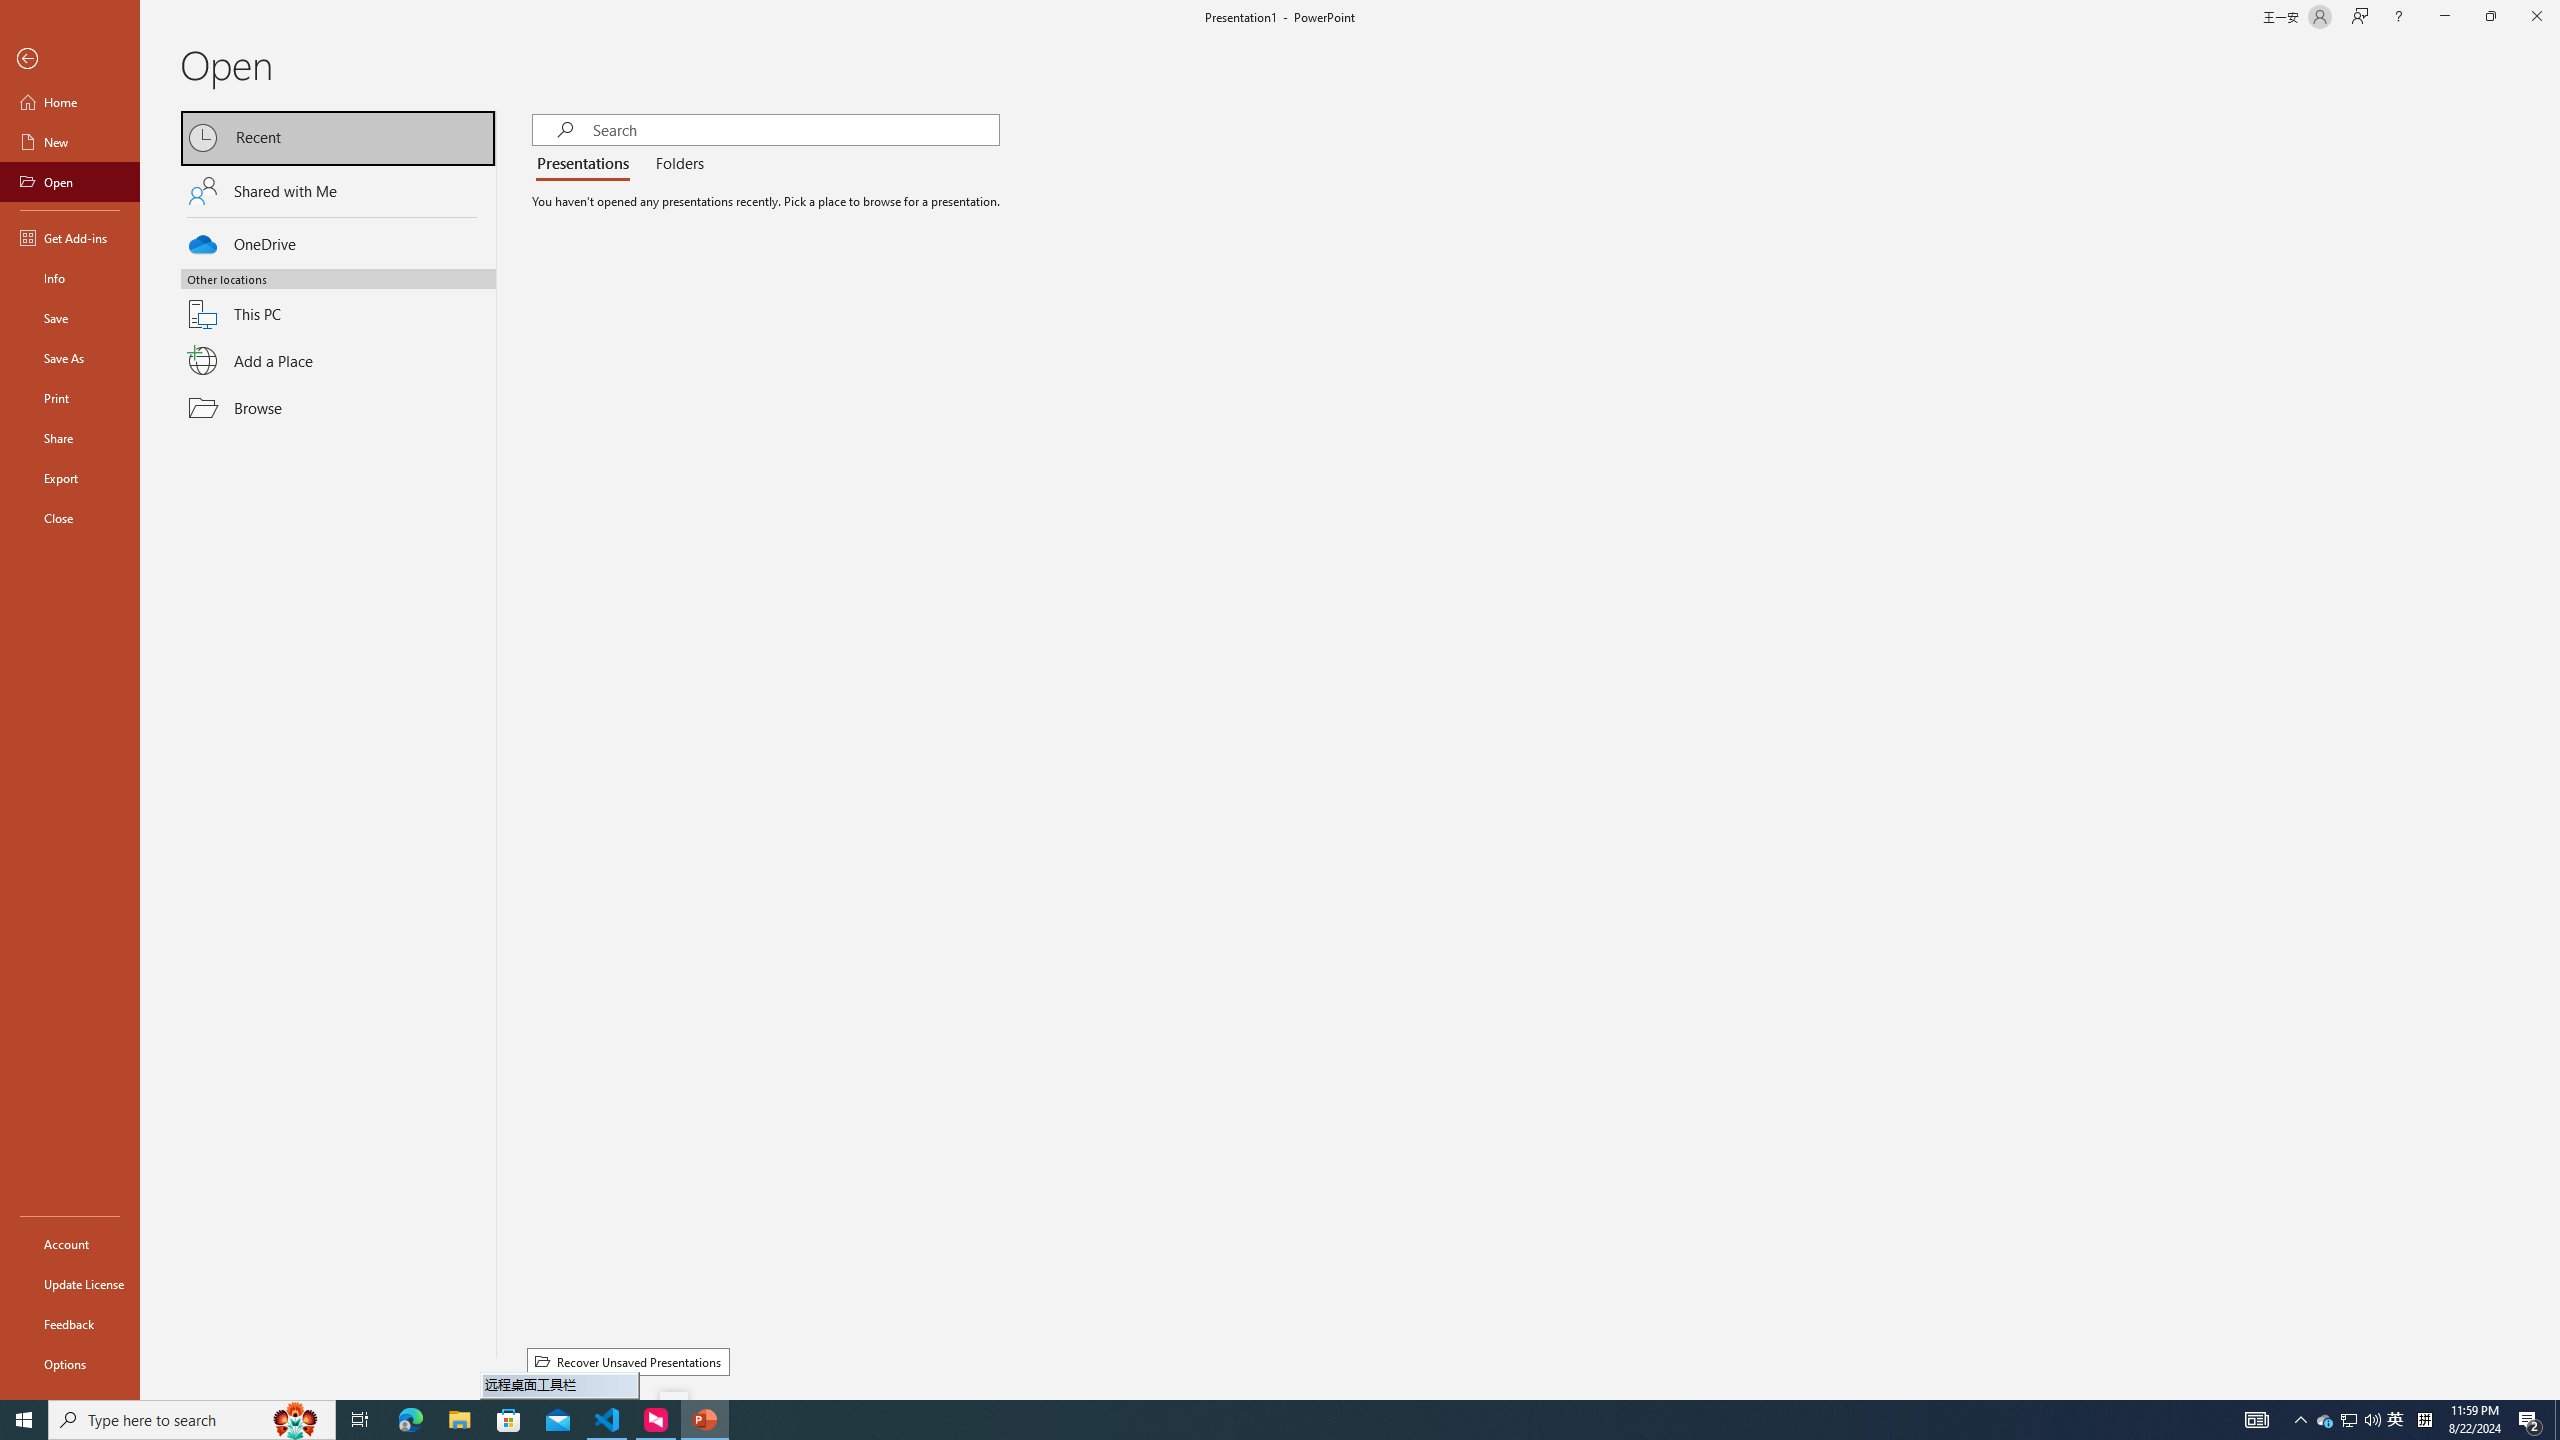 The image size is (2560, 1440). I want to click on 'Account', so click(69, 1244).